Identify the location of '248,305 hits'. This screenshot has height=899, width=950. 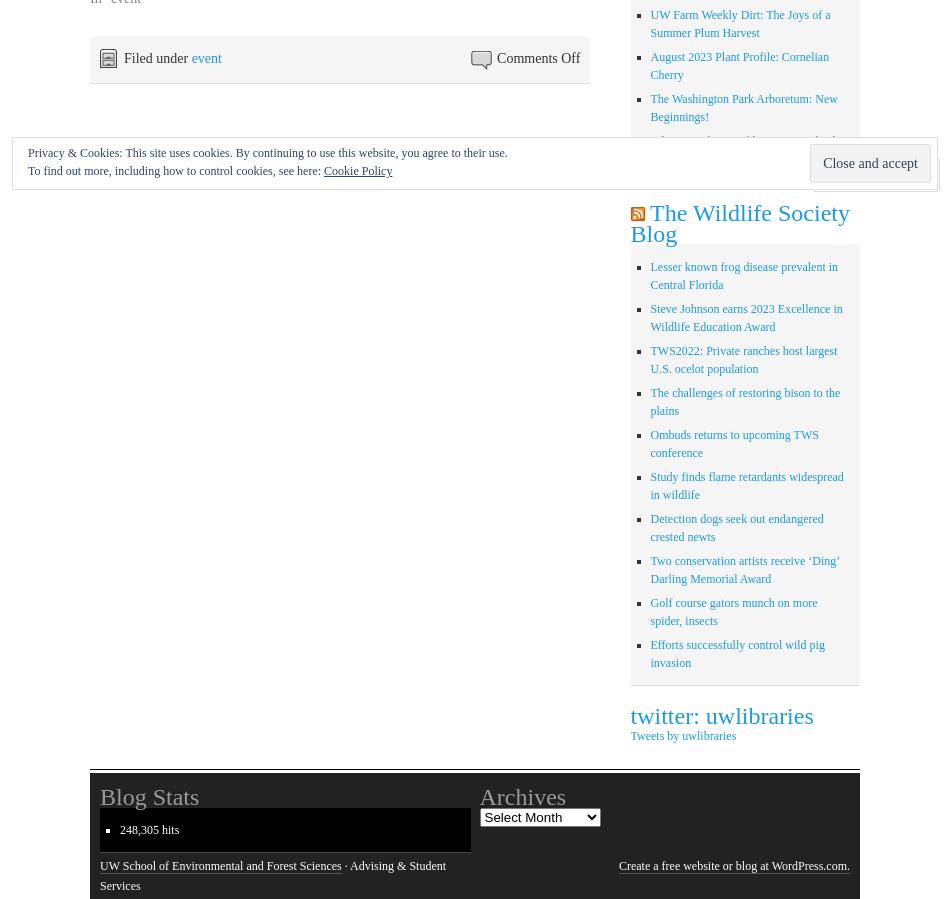
(149, 828).